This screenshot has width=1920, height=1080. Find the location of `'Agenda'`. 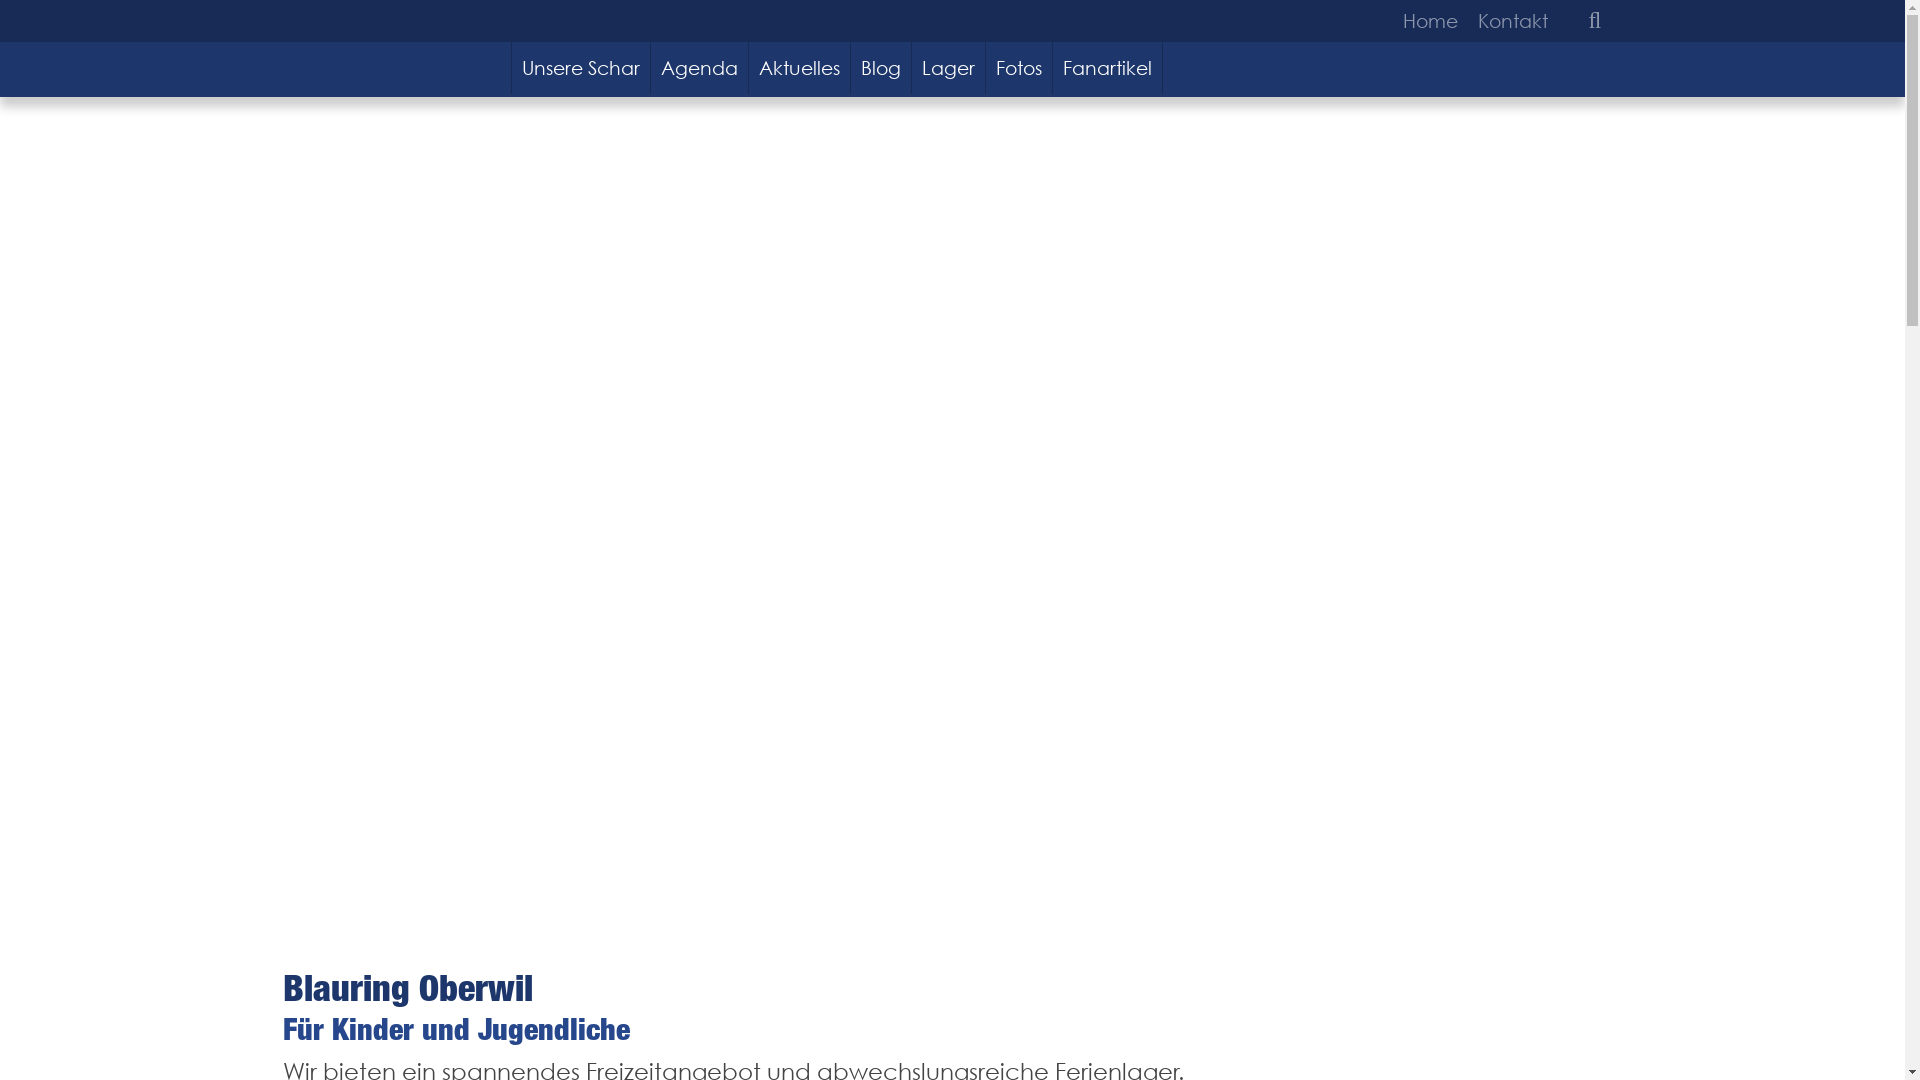

'Agenda' is located at coordinates (700, 67).